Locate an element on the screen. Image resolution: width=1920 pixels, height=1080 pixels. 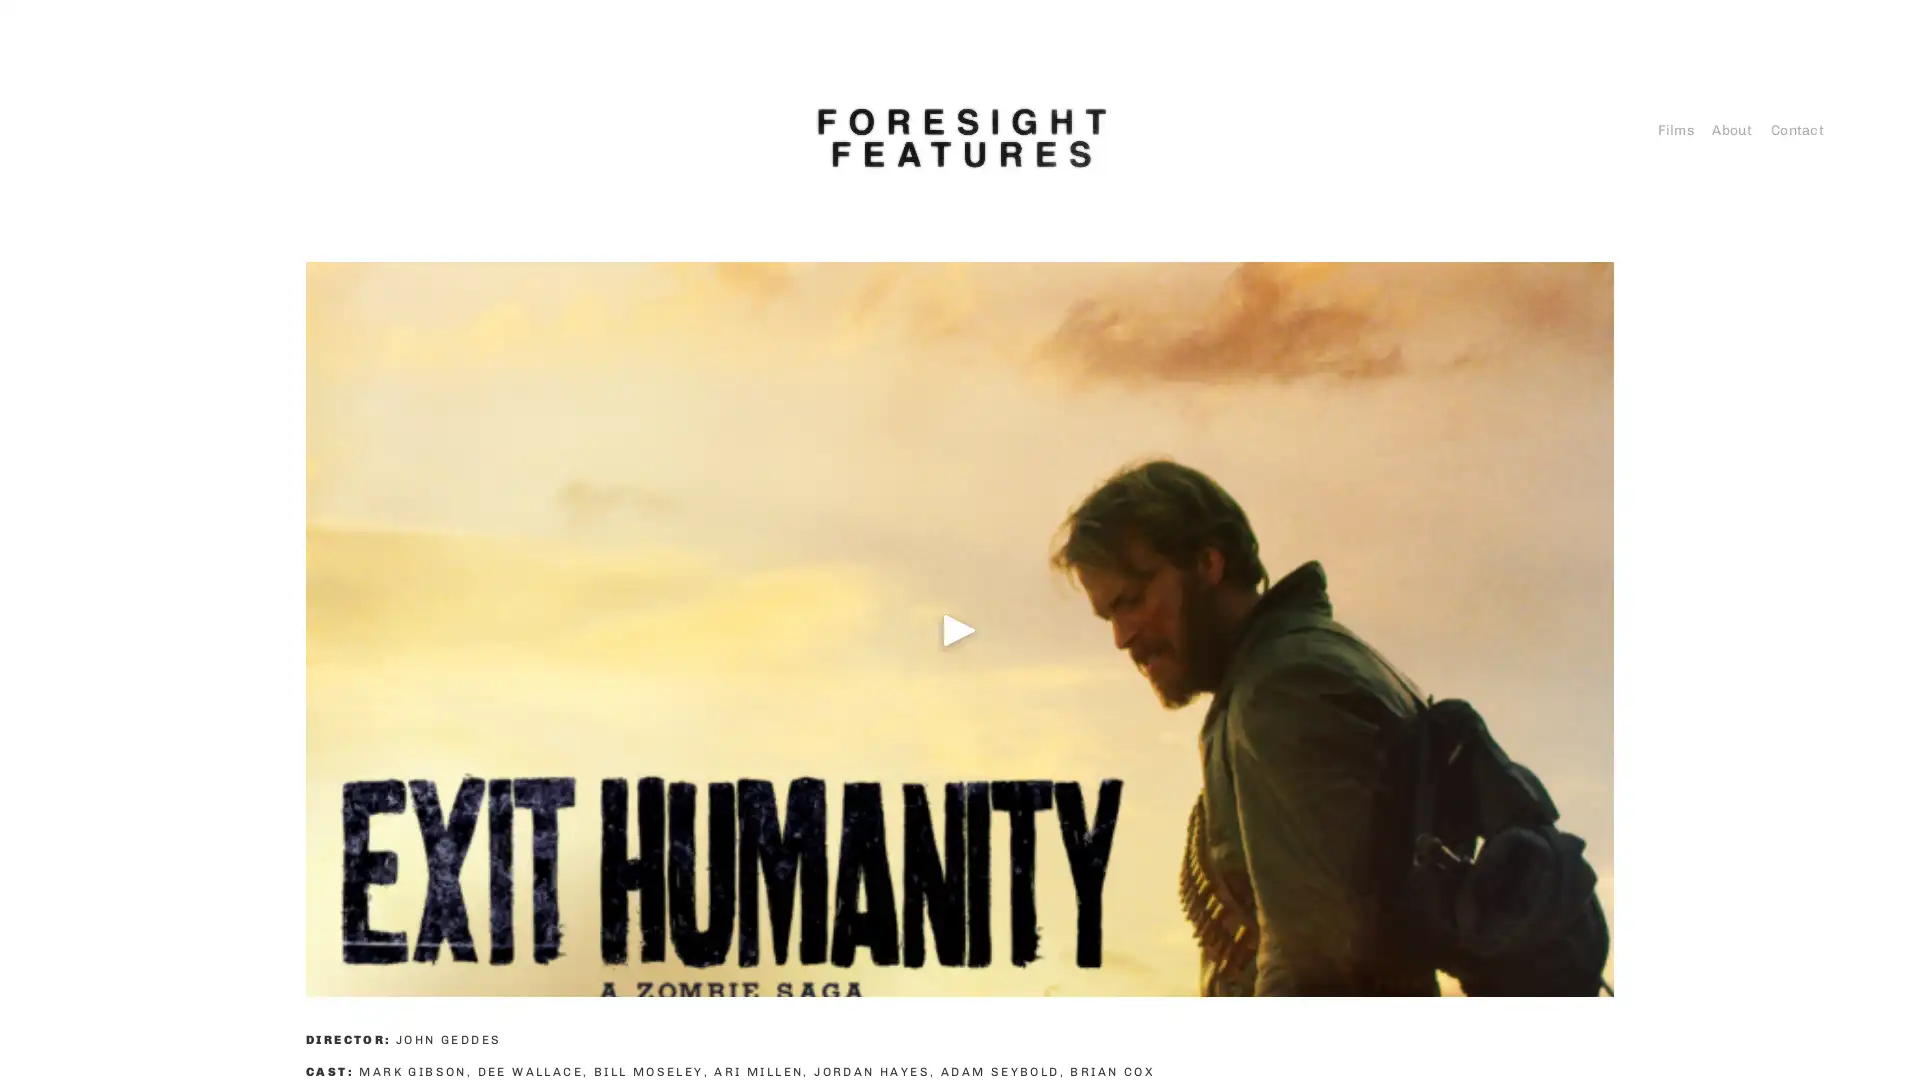
Play is located at coordinates (960, 627).